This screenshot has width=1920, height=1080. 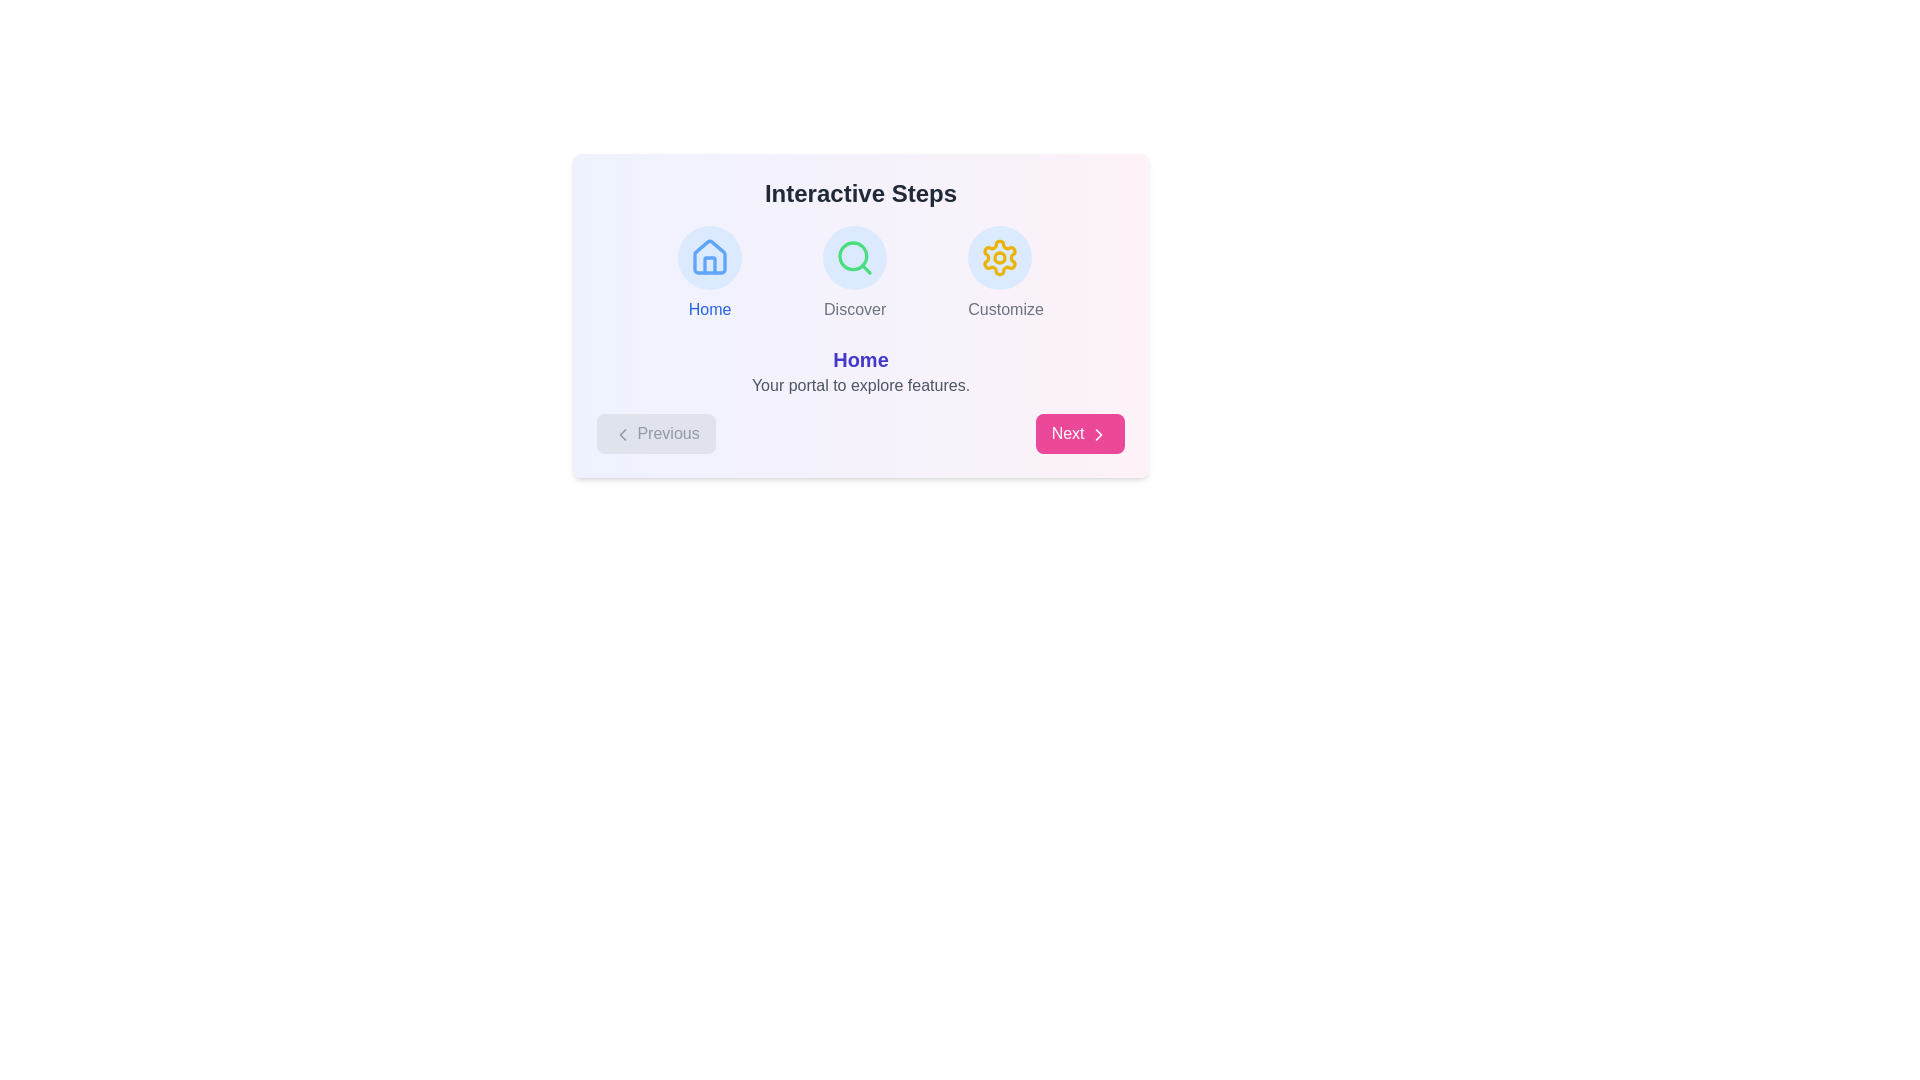 What do you see at coordinates (1000, 257) in the screenshot?
I see `the decorative SVG component located at the center of the 'Customize' icon, which is the third icon in the horizontal row of 'Home,' 'Discover,' and 'Customize.'` at bounding box center [1000, 257].